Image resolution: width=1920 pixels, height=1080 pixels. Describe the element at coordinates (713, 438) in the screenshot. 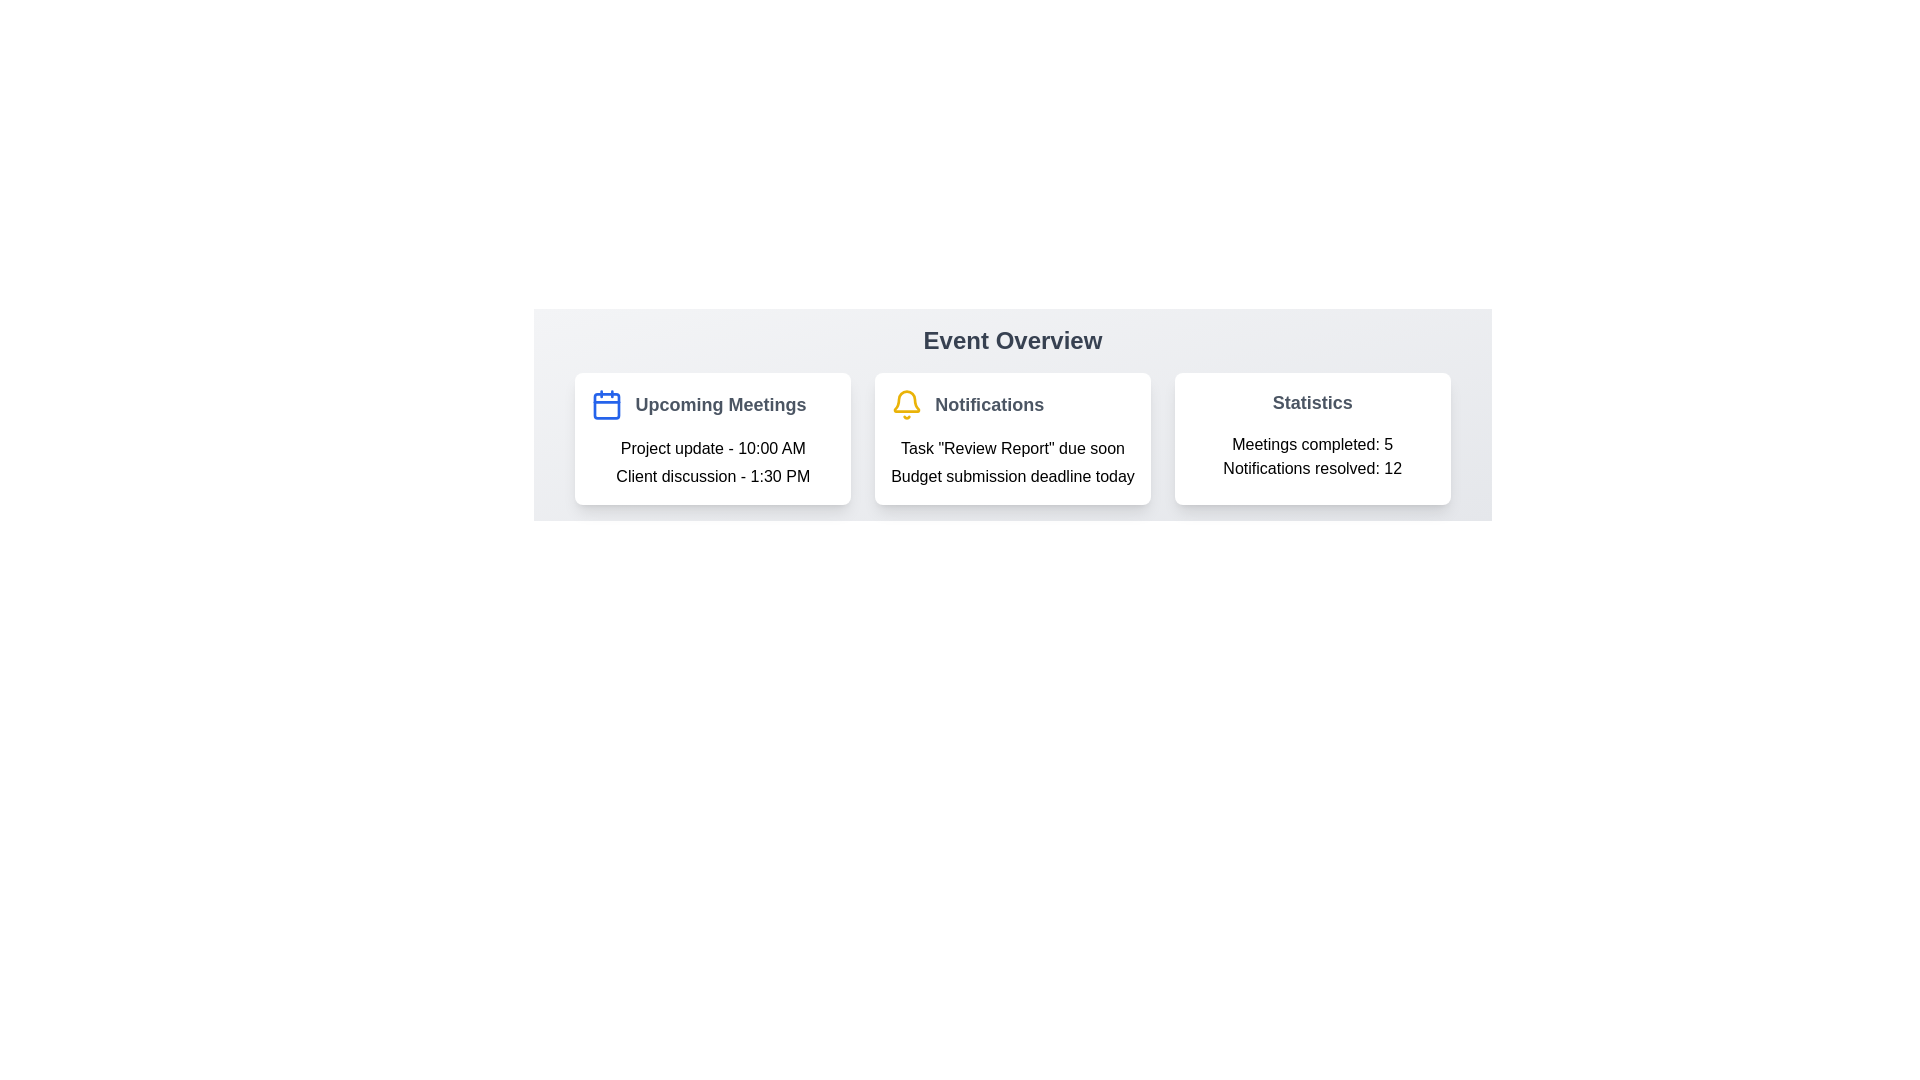

I see `information displayed on the Informational Card, which is the leftmost card in the grid layout showing scheduled meetings` at that location.